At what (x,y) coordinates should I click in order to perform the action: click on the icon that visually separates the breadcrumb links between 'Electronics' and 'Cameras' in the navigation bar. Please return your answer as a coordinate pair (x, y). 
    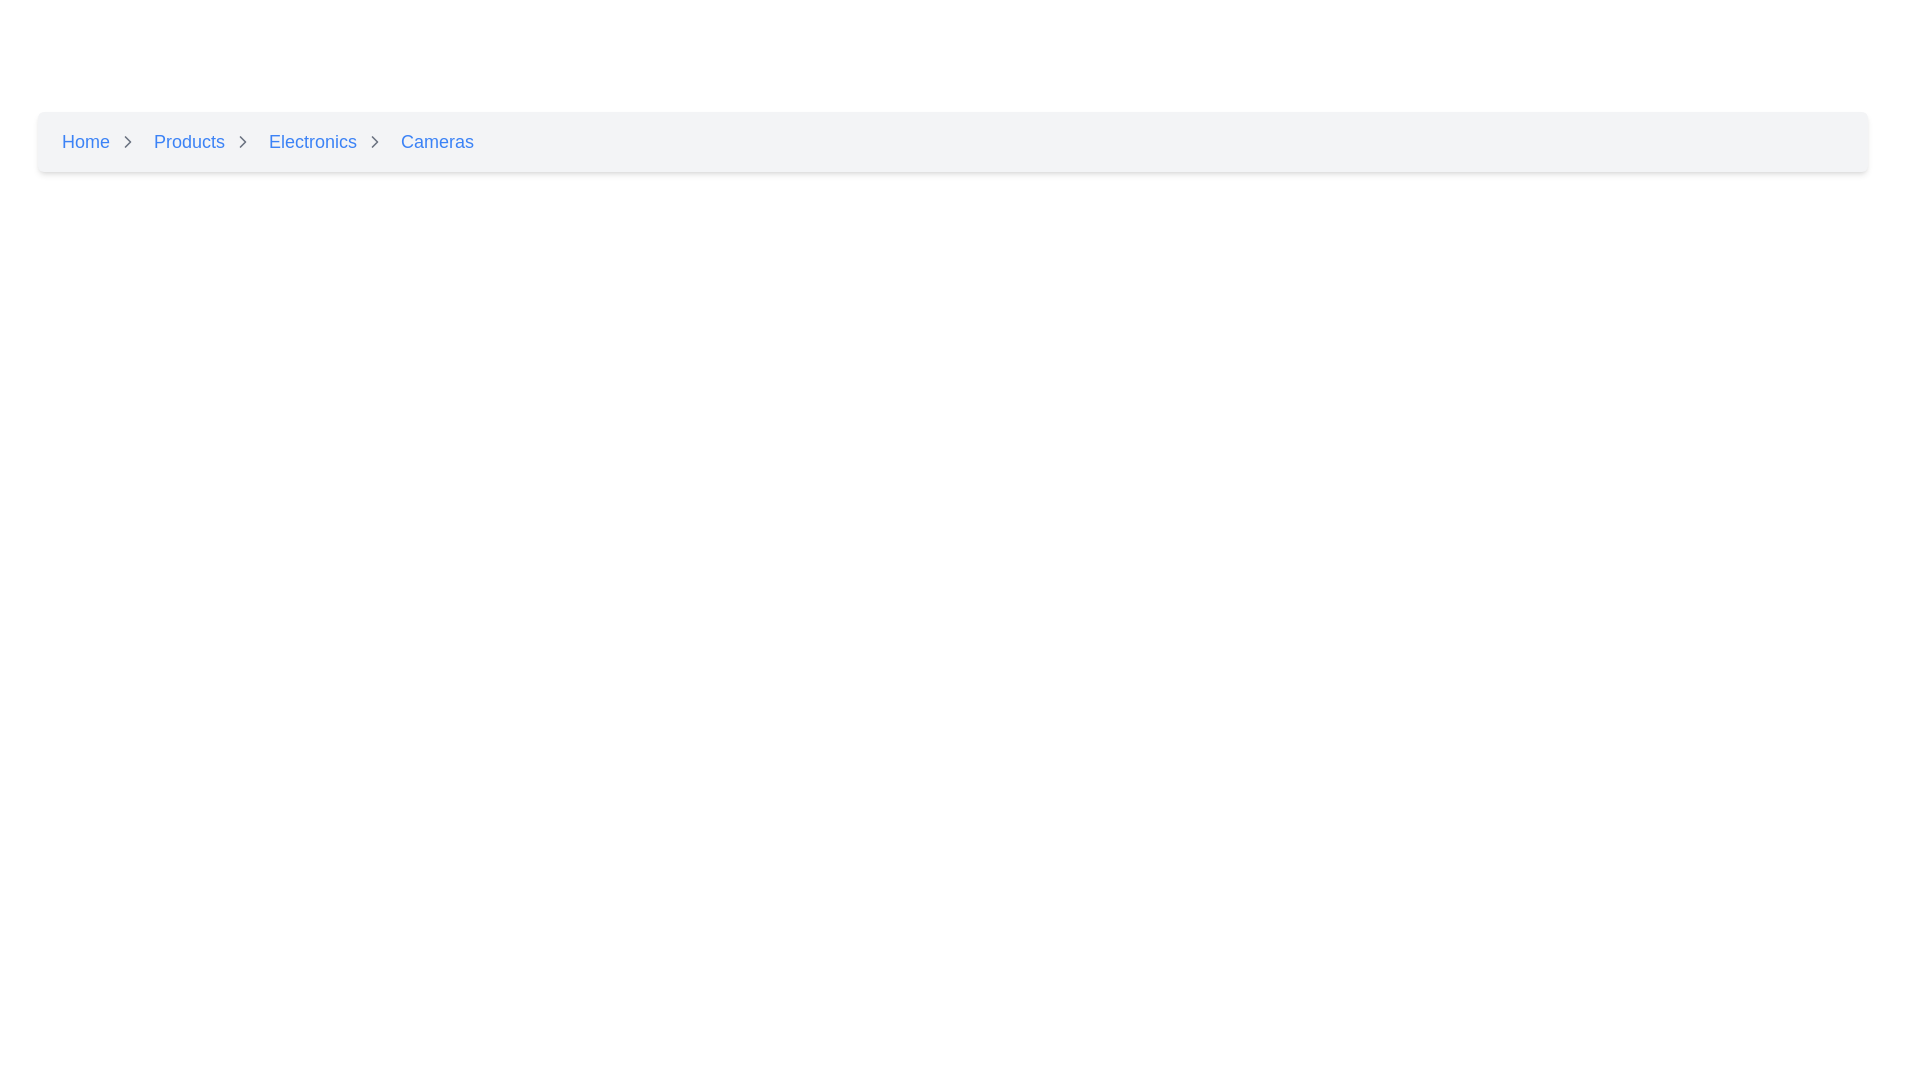
    Looking at the image, I should click on (375, 141).